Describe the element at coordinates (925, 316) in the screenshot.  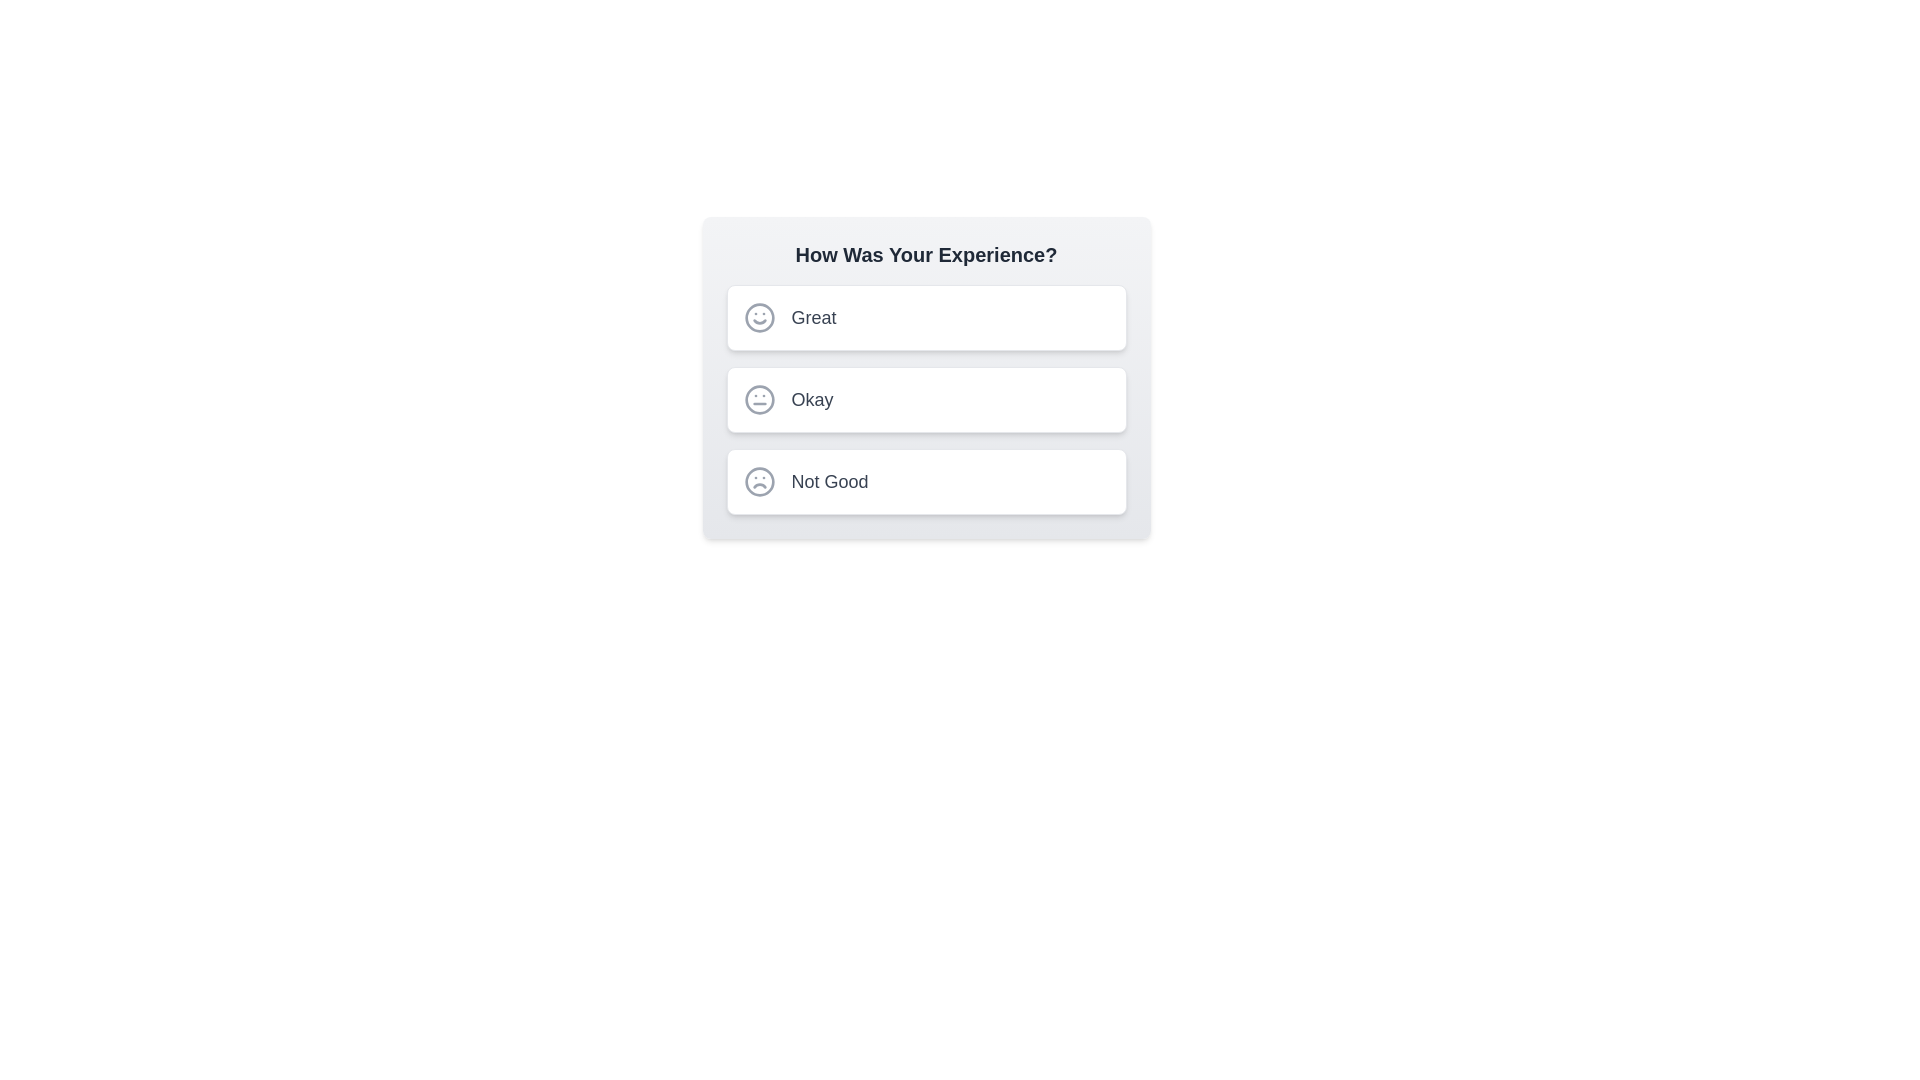
I see `the button-like selection option labeled 'Great' which has a smooth white background, rounded corners, and a gray border` at that location.